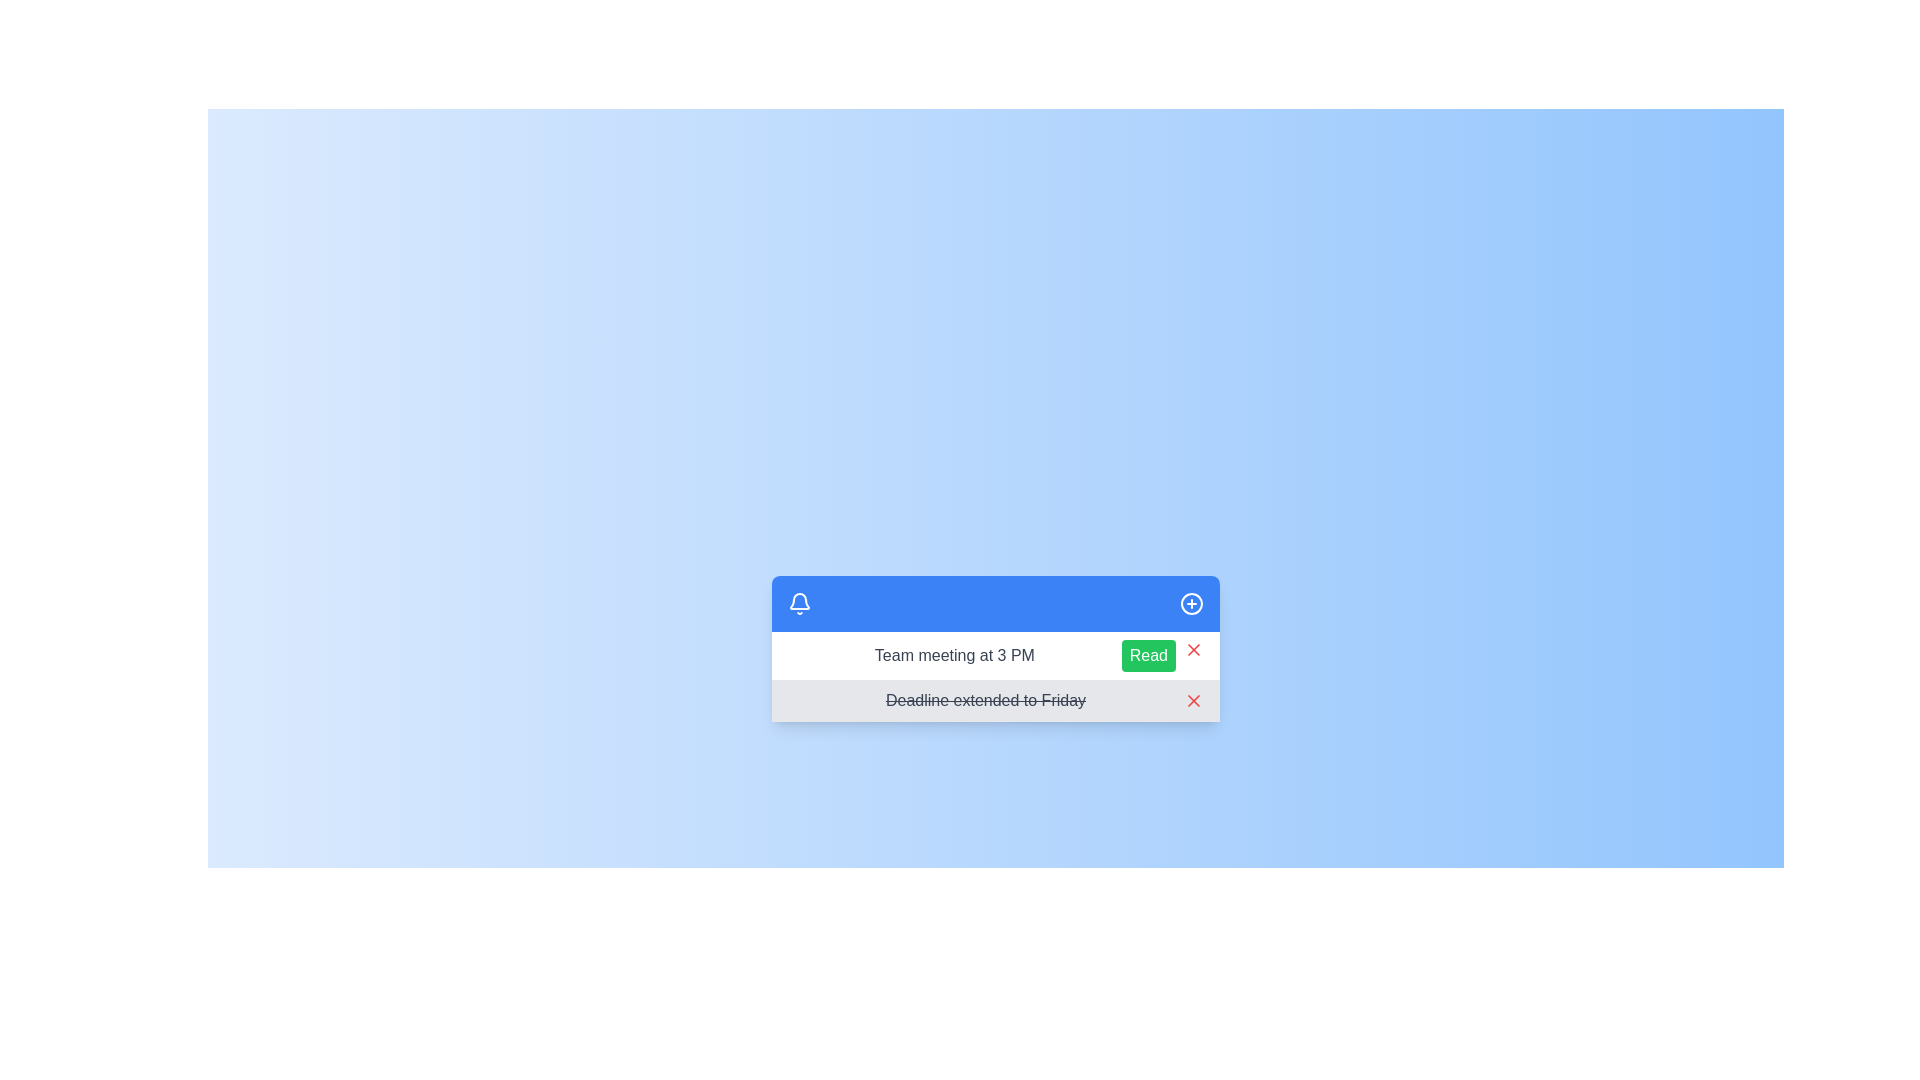  Describe the element at coordinates (1191, 603) in the screenshot. I see `the add item button located on the far right side of the blue header section` at that location.